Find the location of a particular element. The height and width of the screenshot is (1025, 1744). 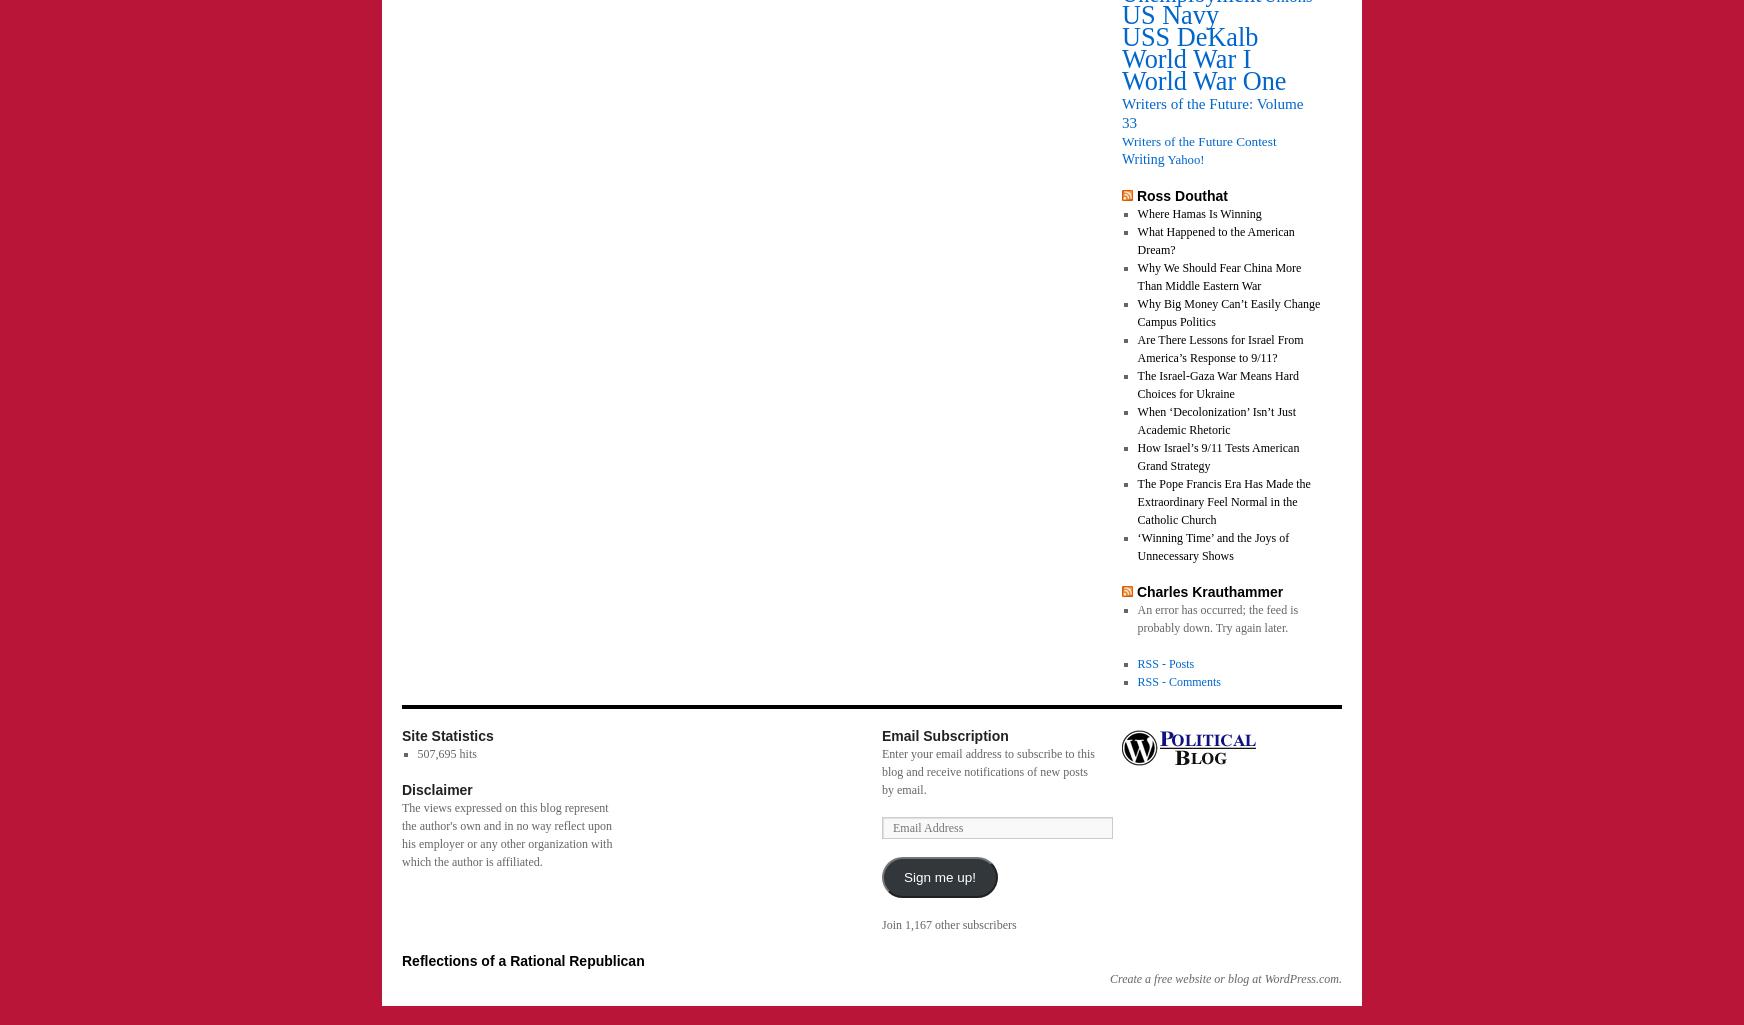

'US Navy' is located at coordinates (1169, 15).